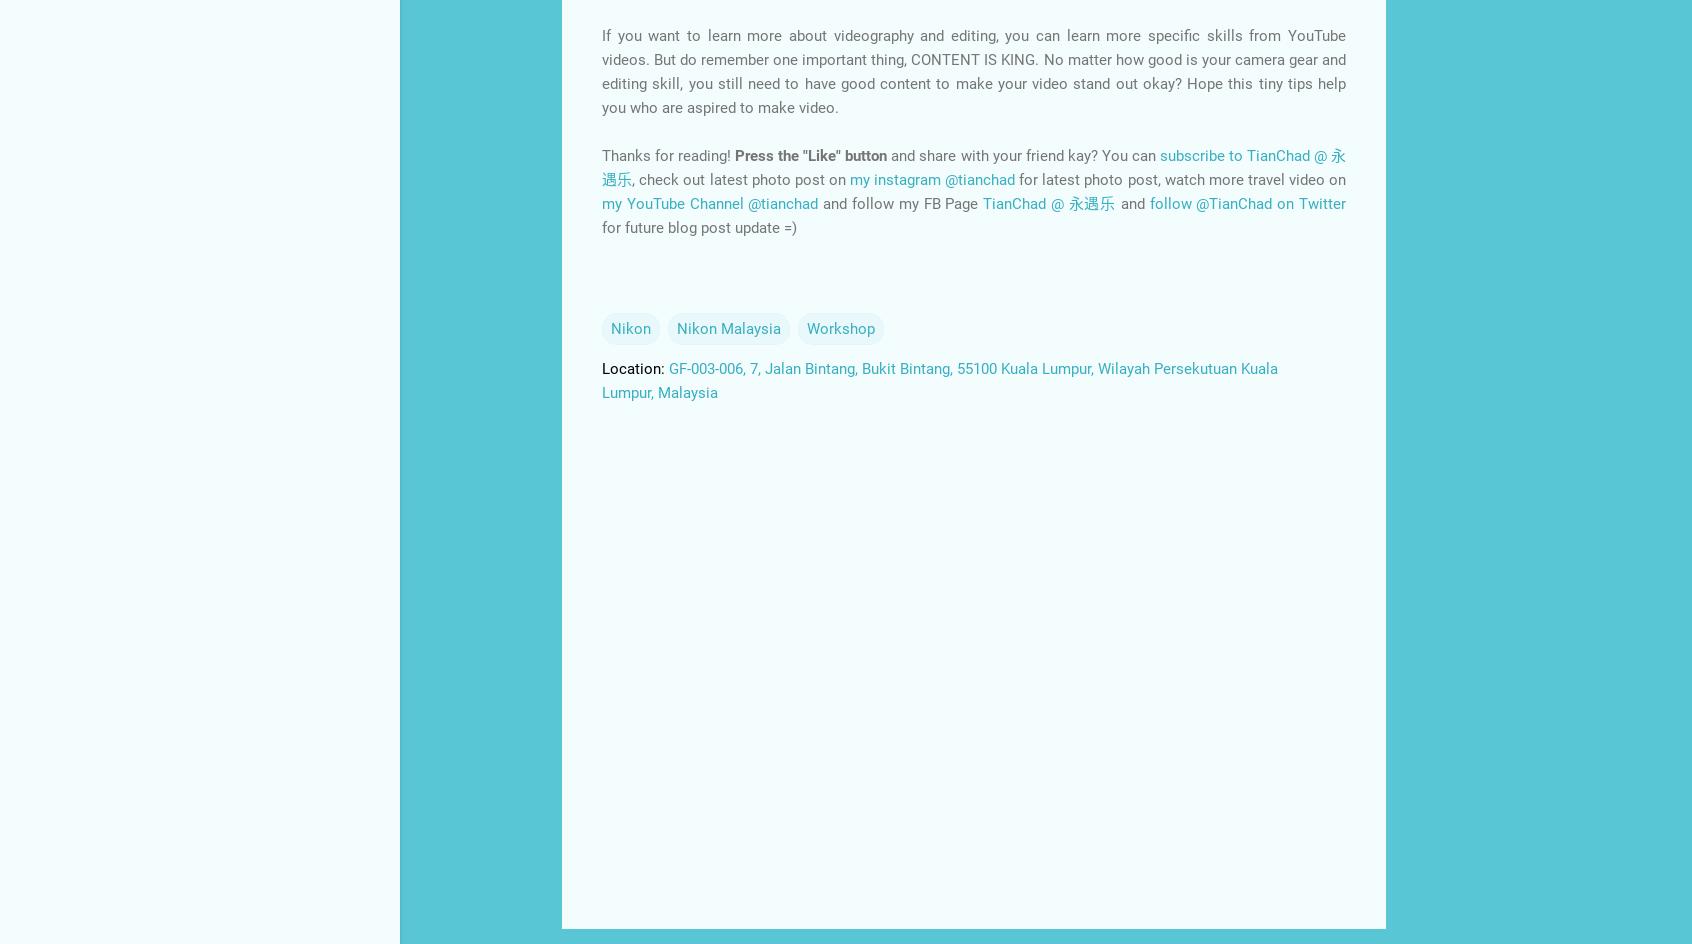 This screenshot has height=944, width=1692. What do you see at coordinates (974, 166) in the screenshot?
I see `'subscribe to  TianChad @ 永遇乐'` at bounding box center [974, 166].